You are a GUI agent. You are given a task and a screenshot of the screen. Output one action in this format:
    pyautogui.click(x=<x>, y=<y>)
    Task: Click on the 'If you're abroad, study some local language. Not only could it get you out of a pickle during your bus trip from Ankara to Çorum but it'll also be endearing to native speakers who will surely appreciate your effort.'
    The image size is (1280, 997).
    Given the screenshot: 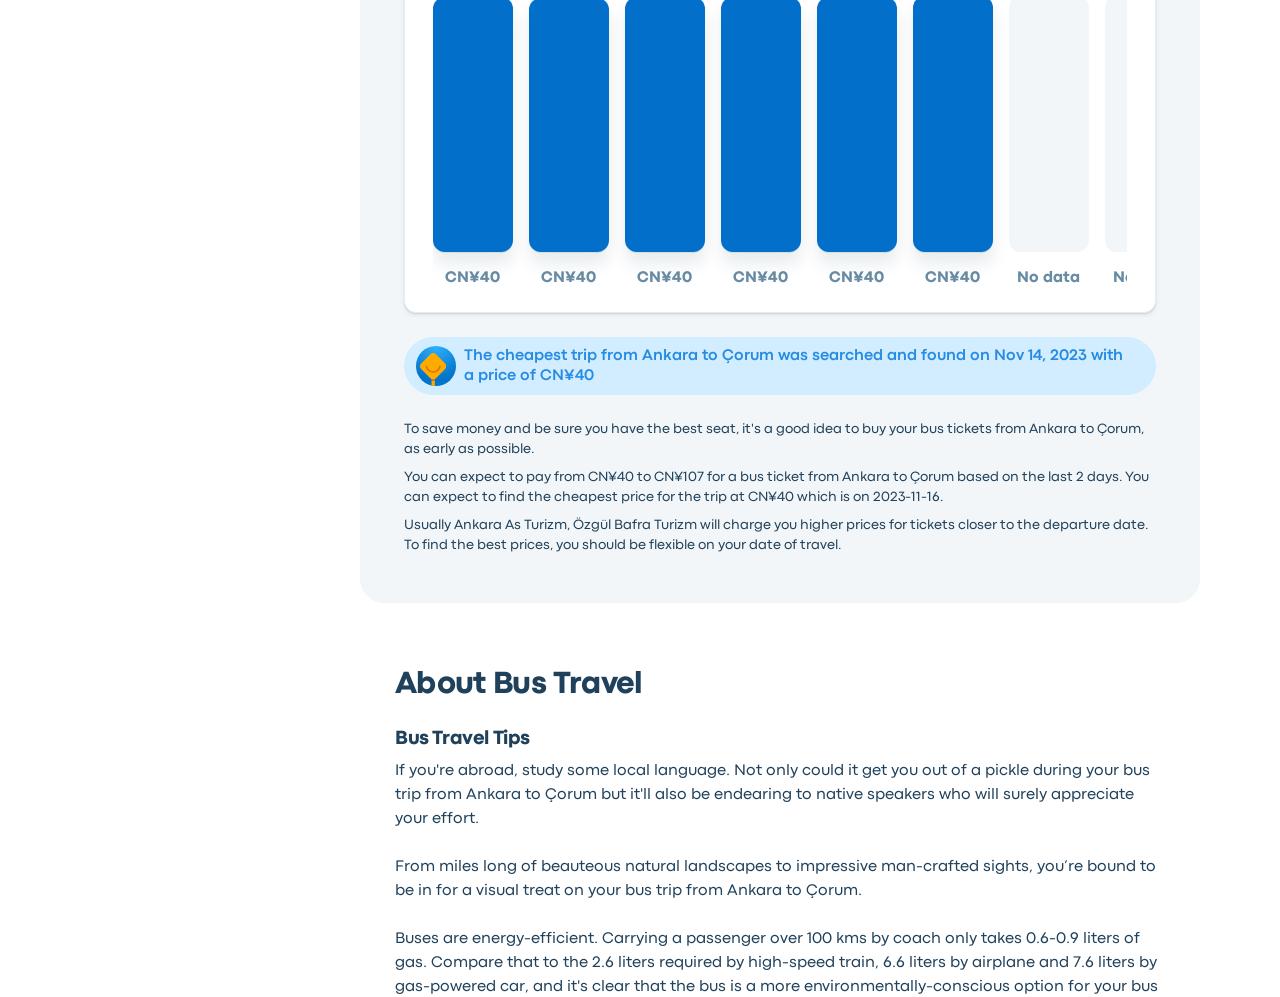 What is the action you would take?
    pyautogui.click(x=770, y=793)
    